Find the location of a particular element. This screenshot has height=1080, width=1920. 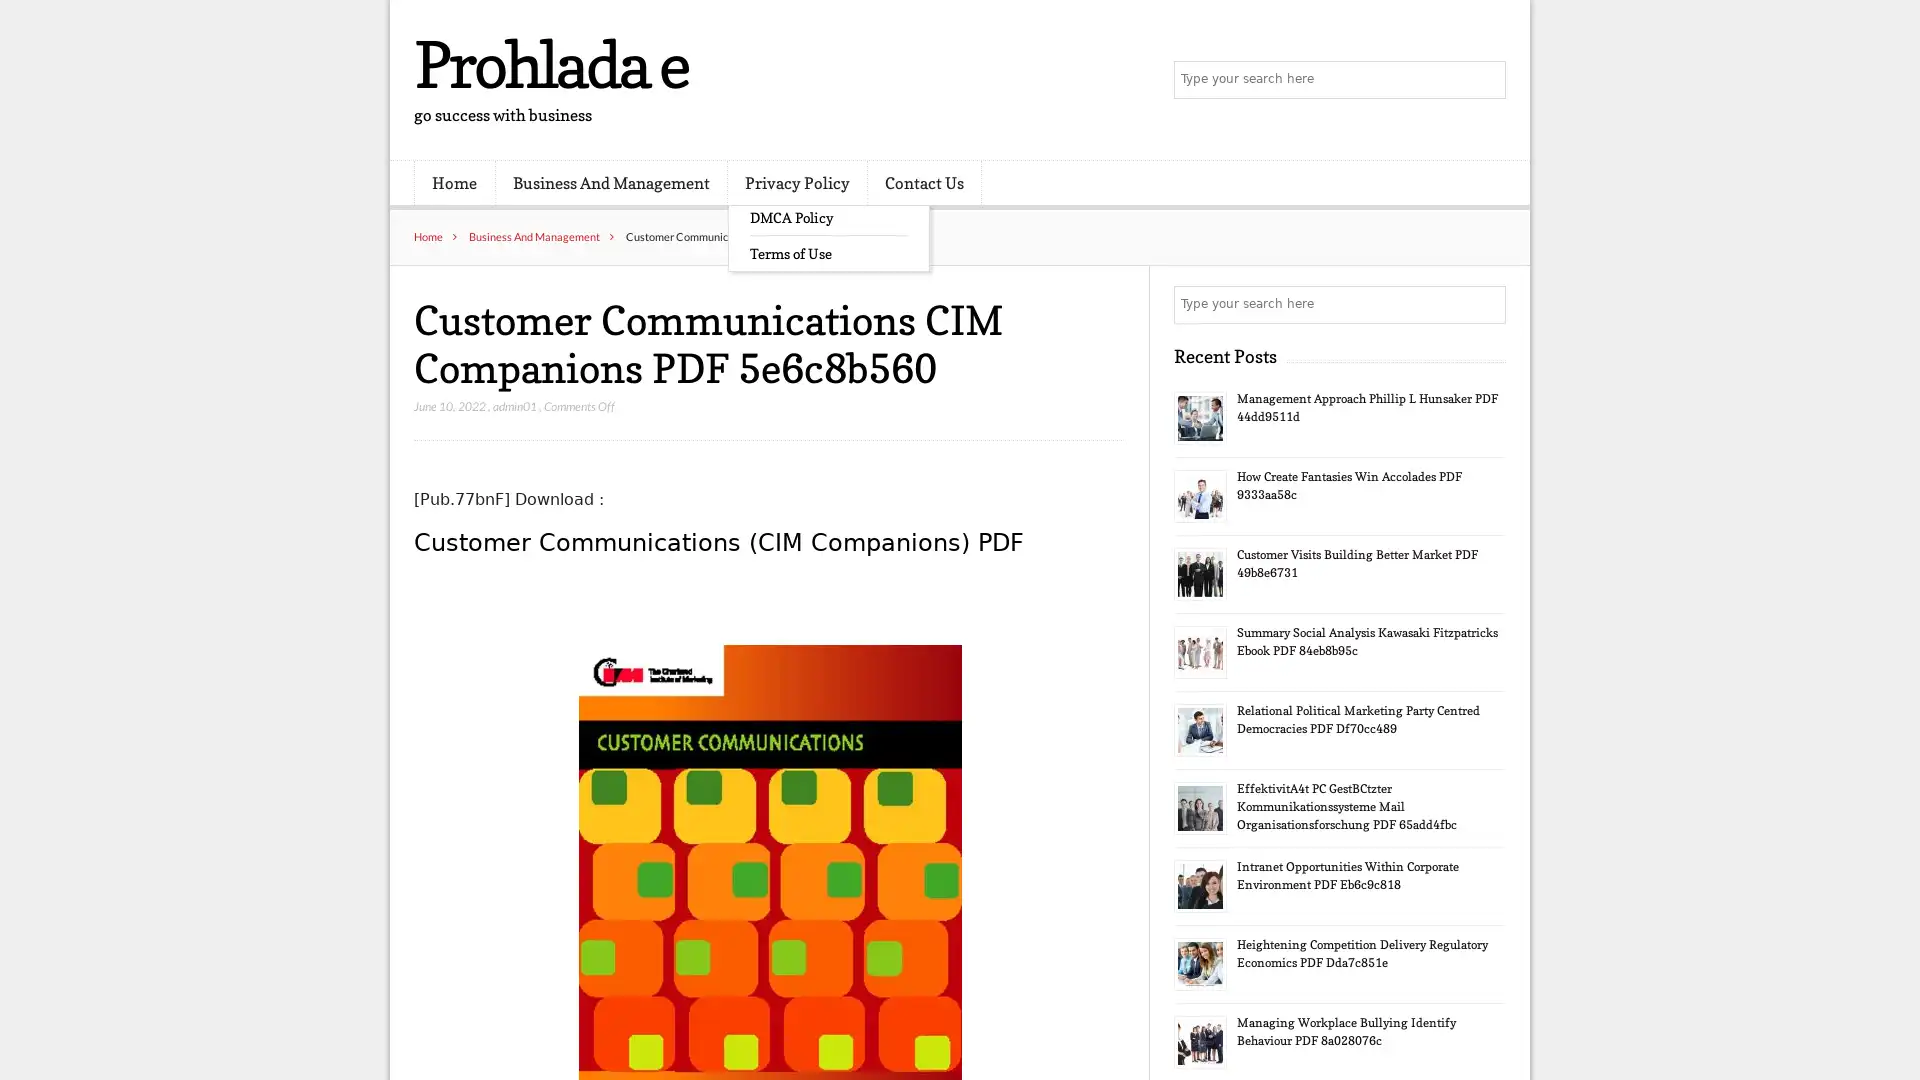

Search is located at coordinates (1485, 304).